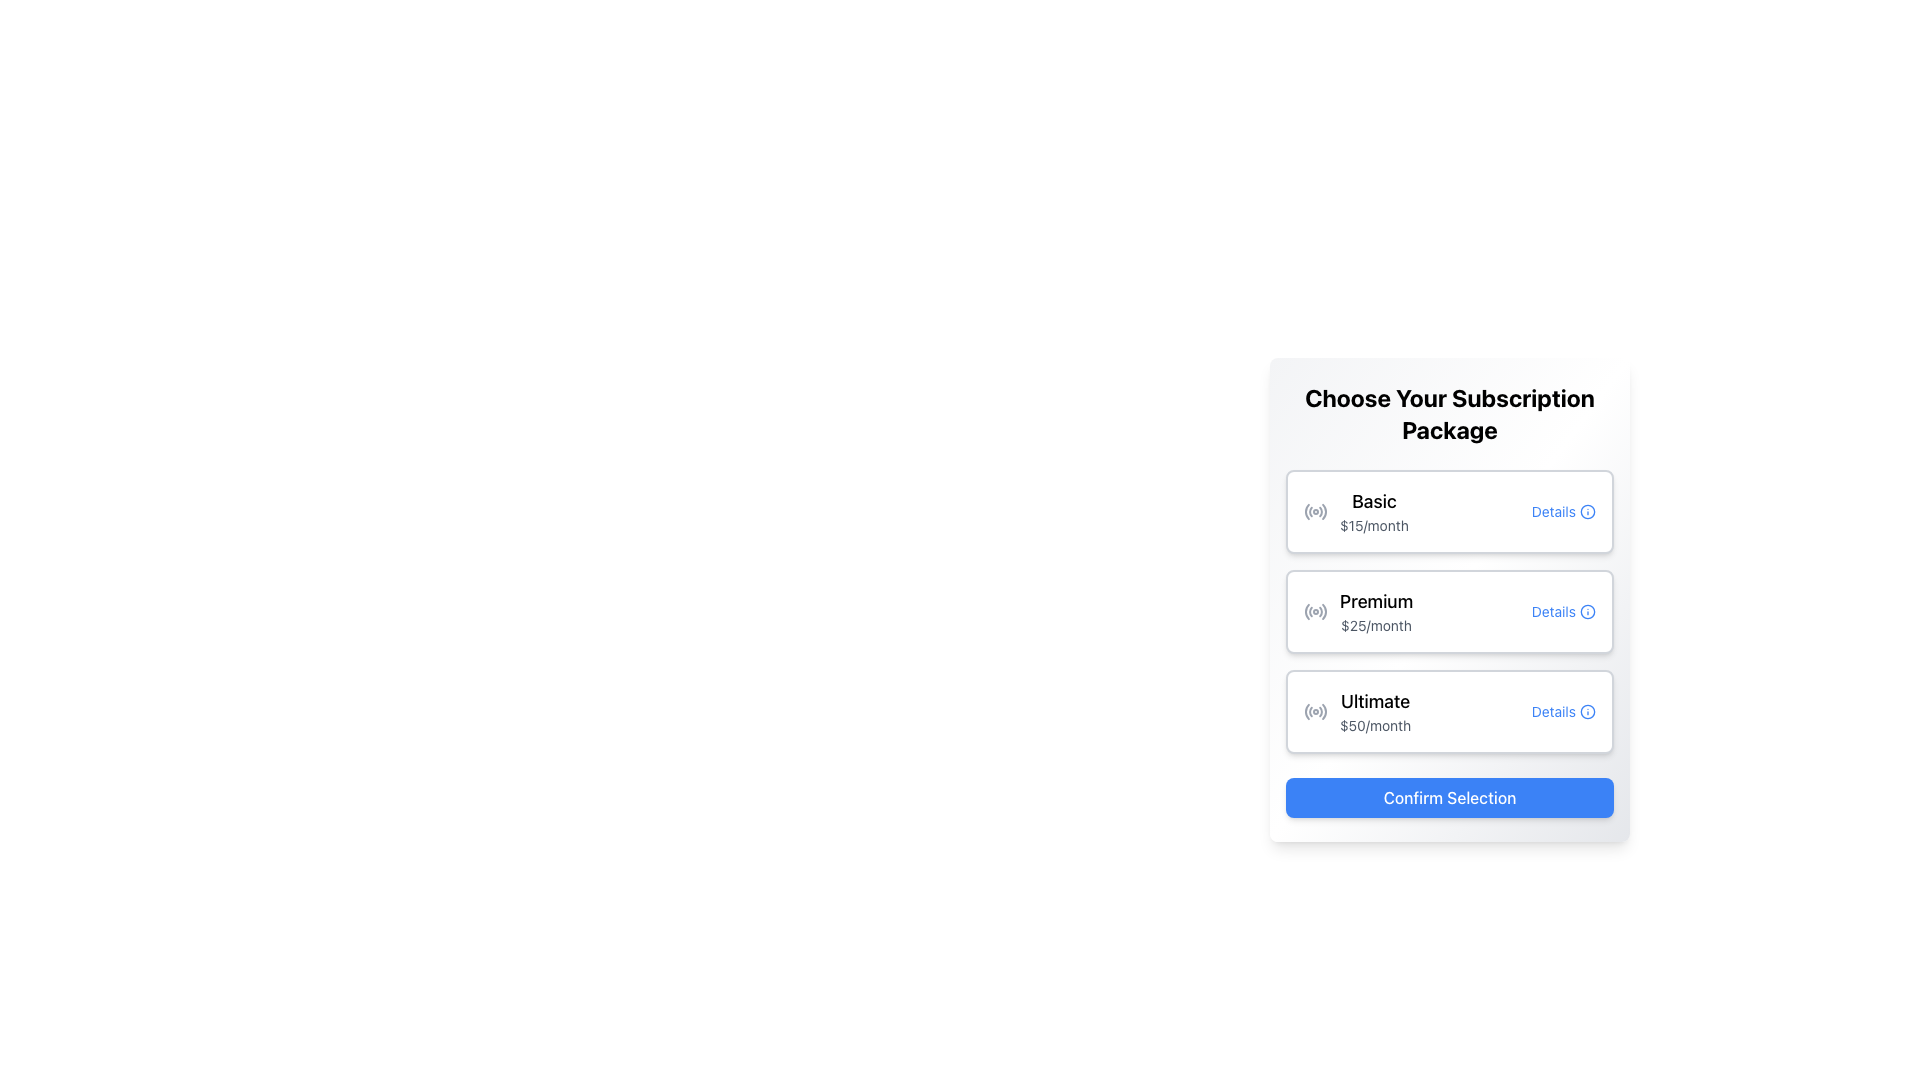 This screenshot has height=1080, width=1920. What do you see at coordinates (1315, 511) in the screenshot?
I see `the radio button icon for the 'Basic' subscription plan to visually indicate the selected option` at bounding box center [1315, 511].